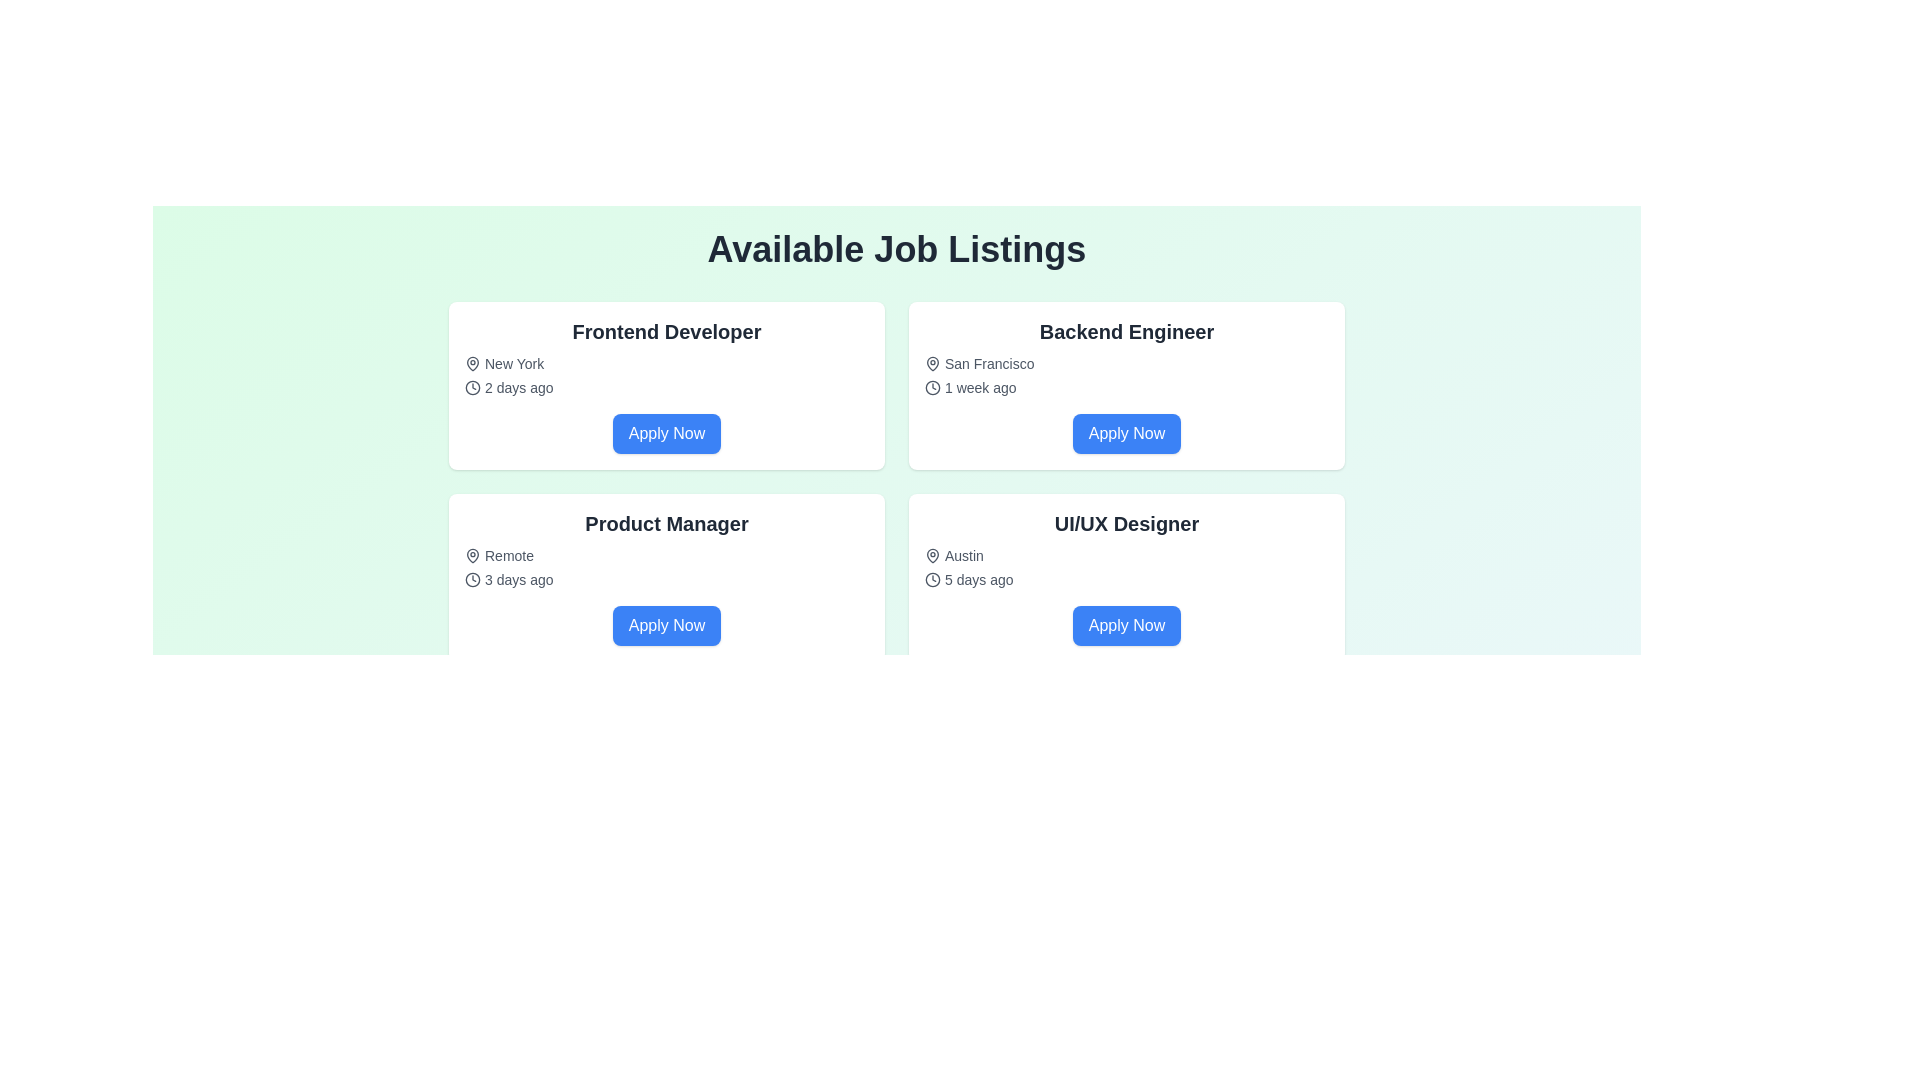 The width and height of the screenshot is (1920, 1080). Describe the element at coordinates (472, 555) in the screenshot. I see `the location indicator icon that signifies 'Remote' in the 'Product Manager' job listing card, positioned to the left of the 'Remote' label` at that location.